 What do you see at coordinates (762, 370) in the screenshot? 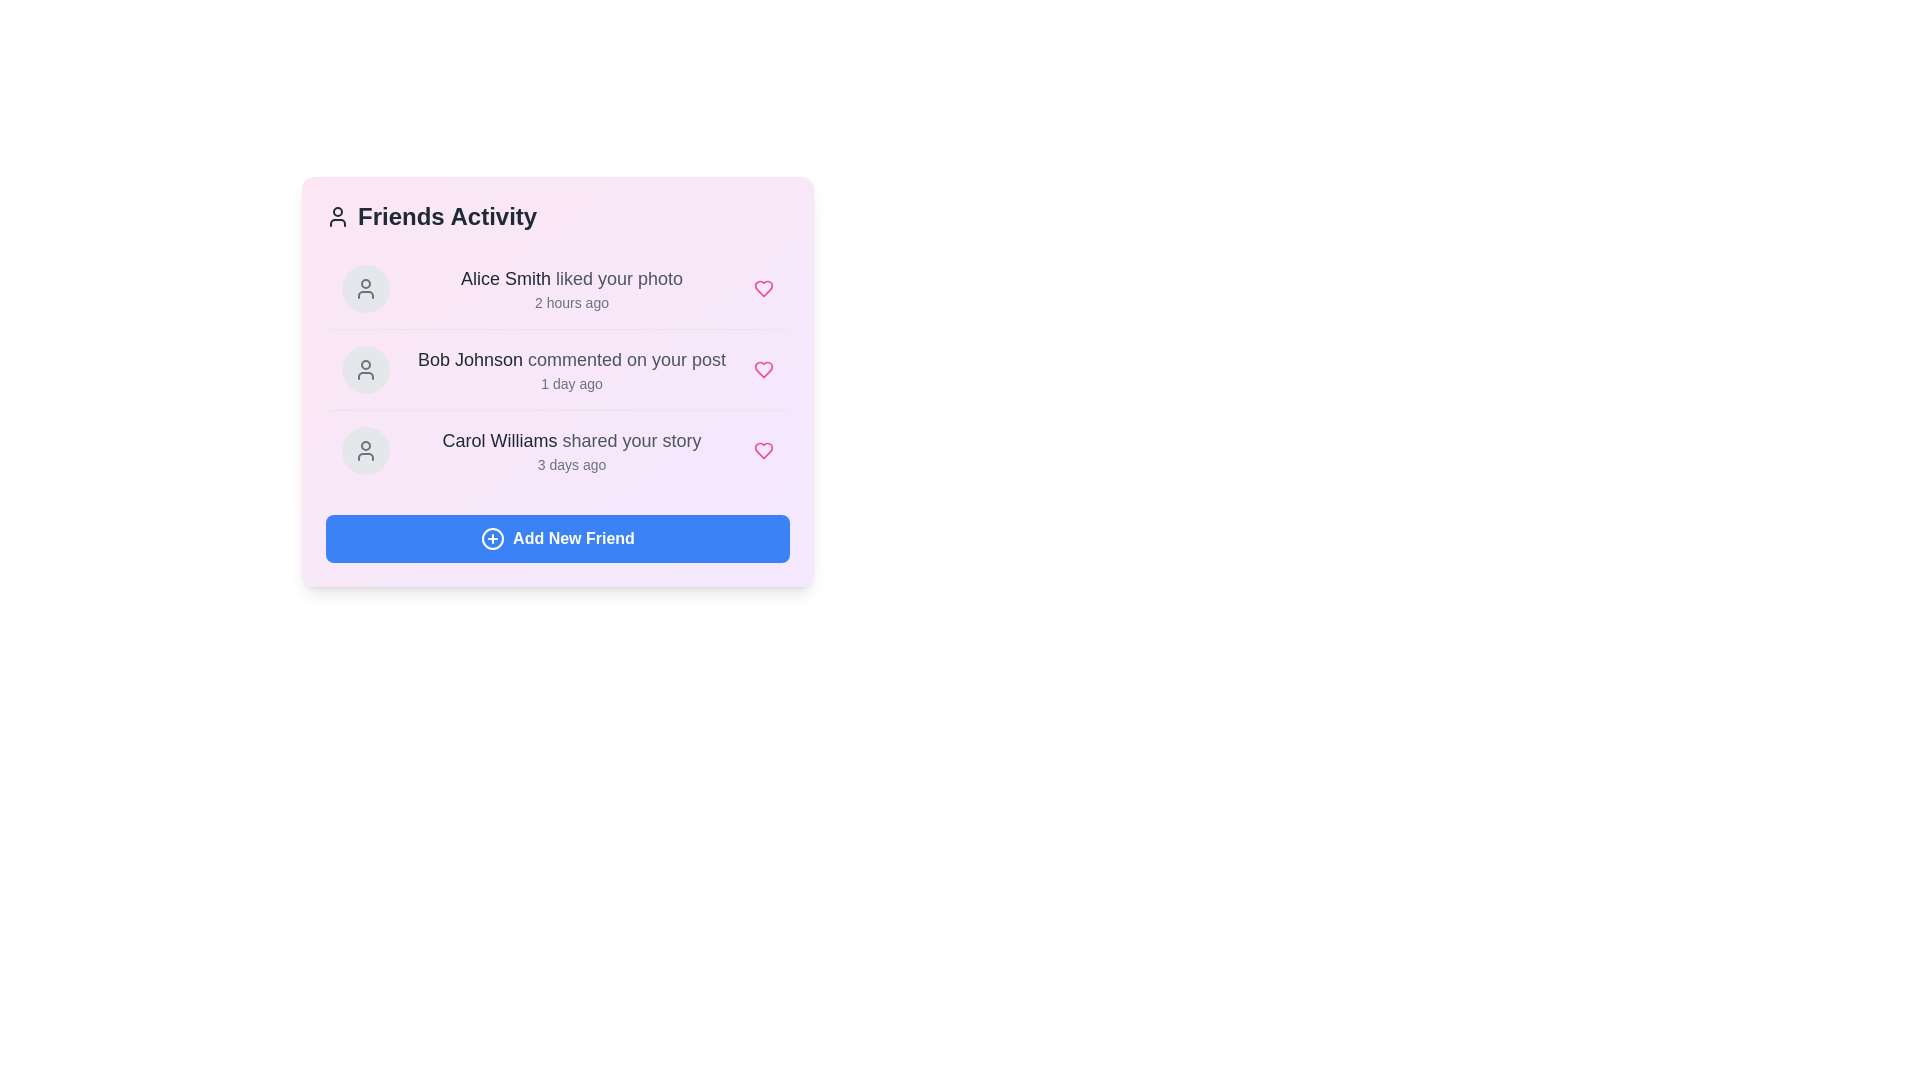
I see `the heart icon next to the activity of Bob Johnson to like it` at bounding box center [762, 370].